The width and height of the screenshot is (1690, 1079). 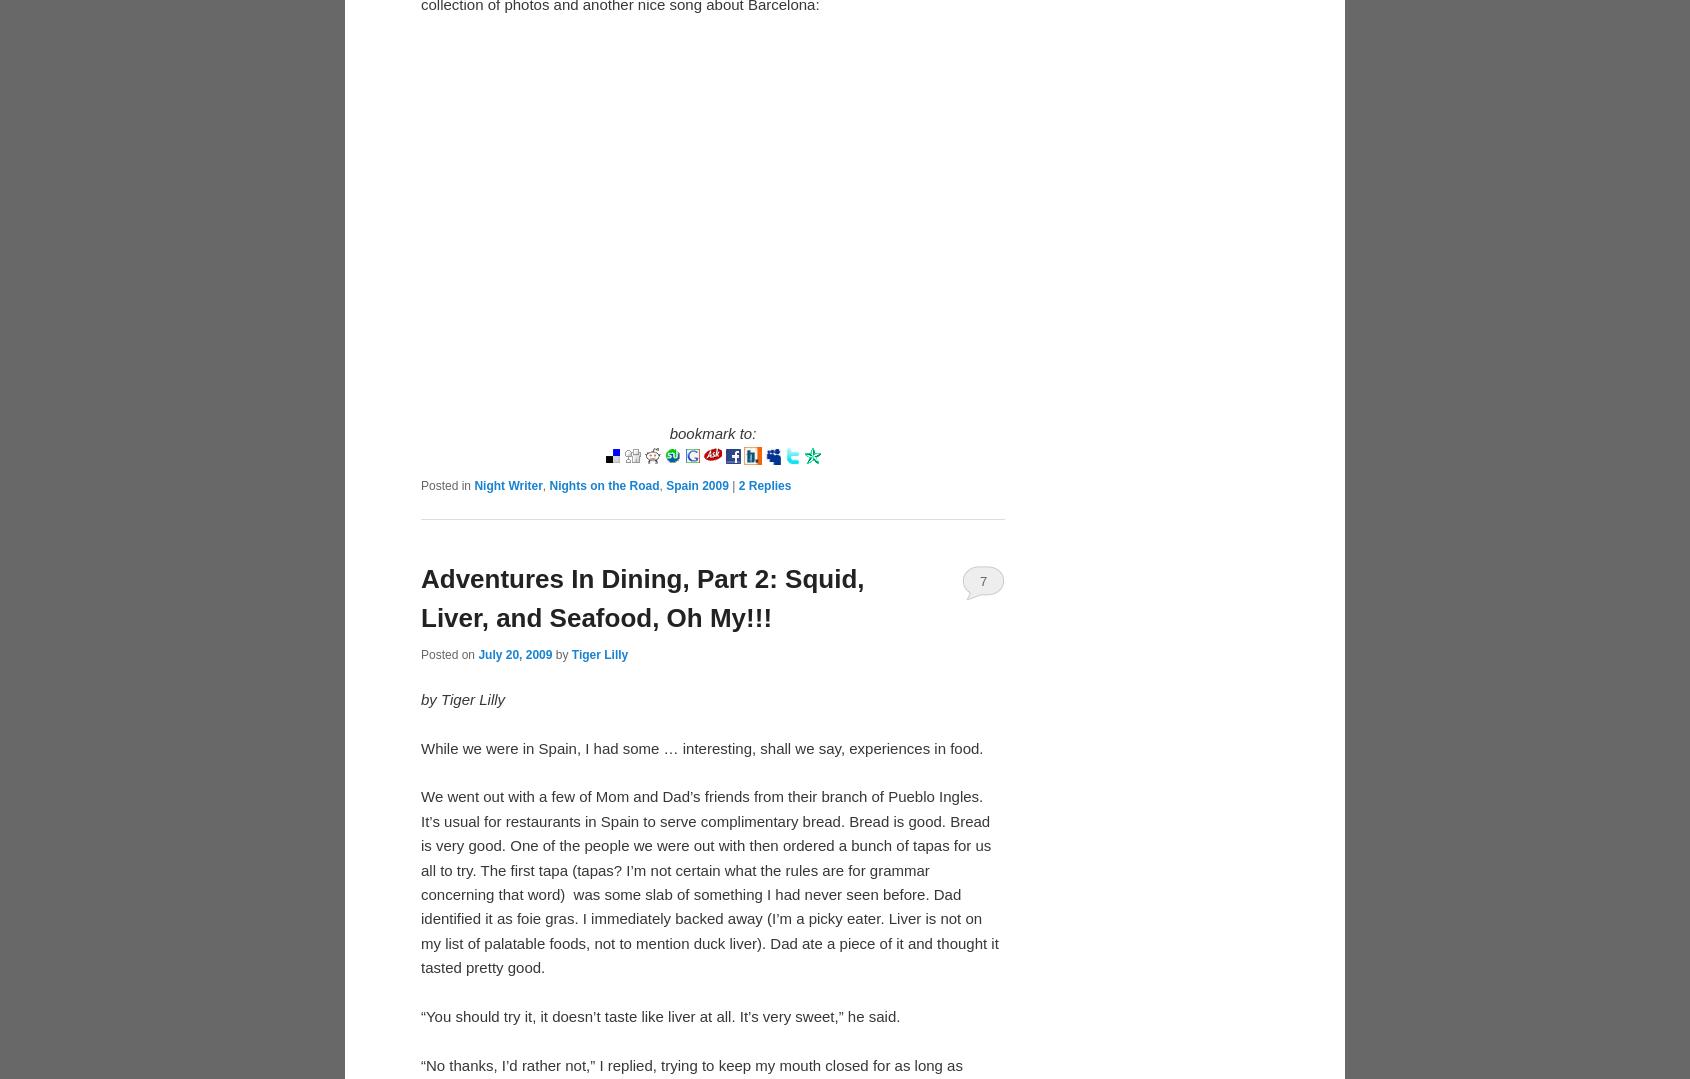 What do you see at coordinates (561, 652) in the screenshot?
I see `'by'` at bounding box center [561, 652].